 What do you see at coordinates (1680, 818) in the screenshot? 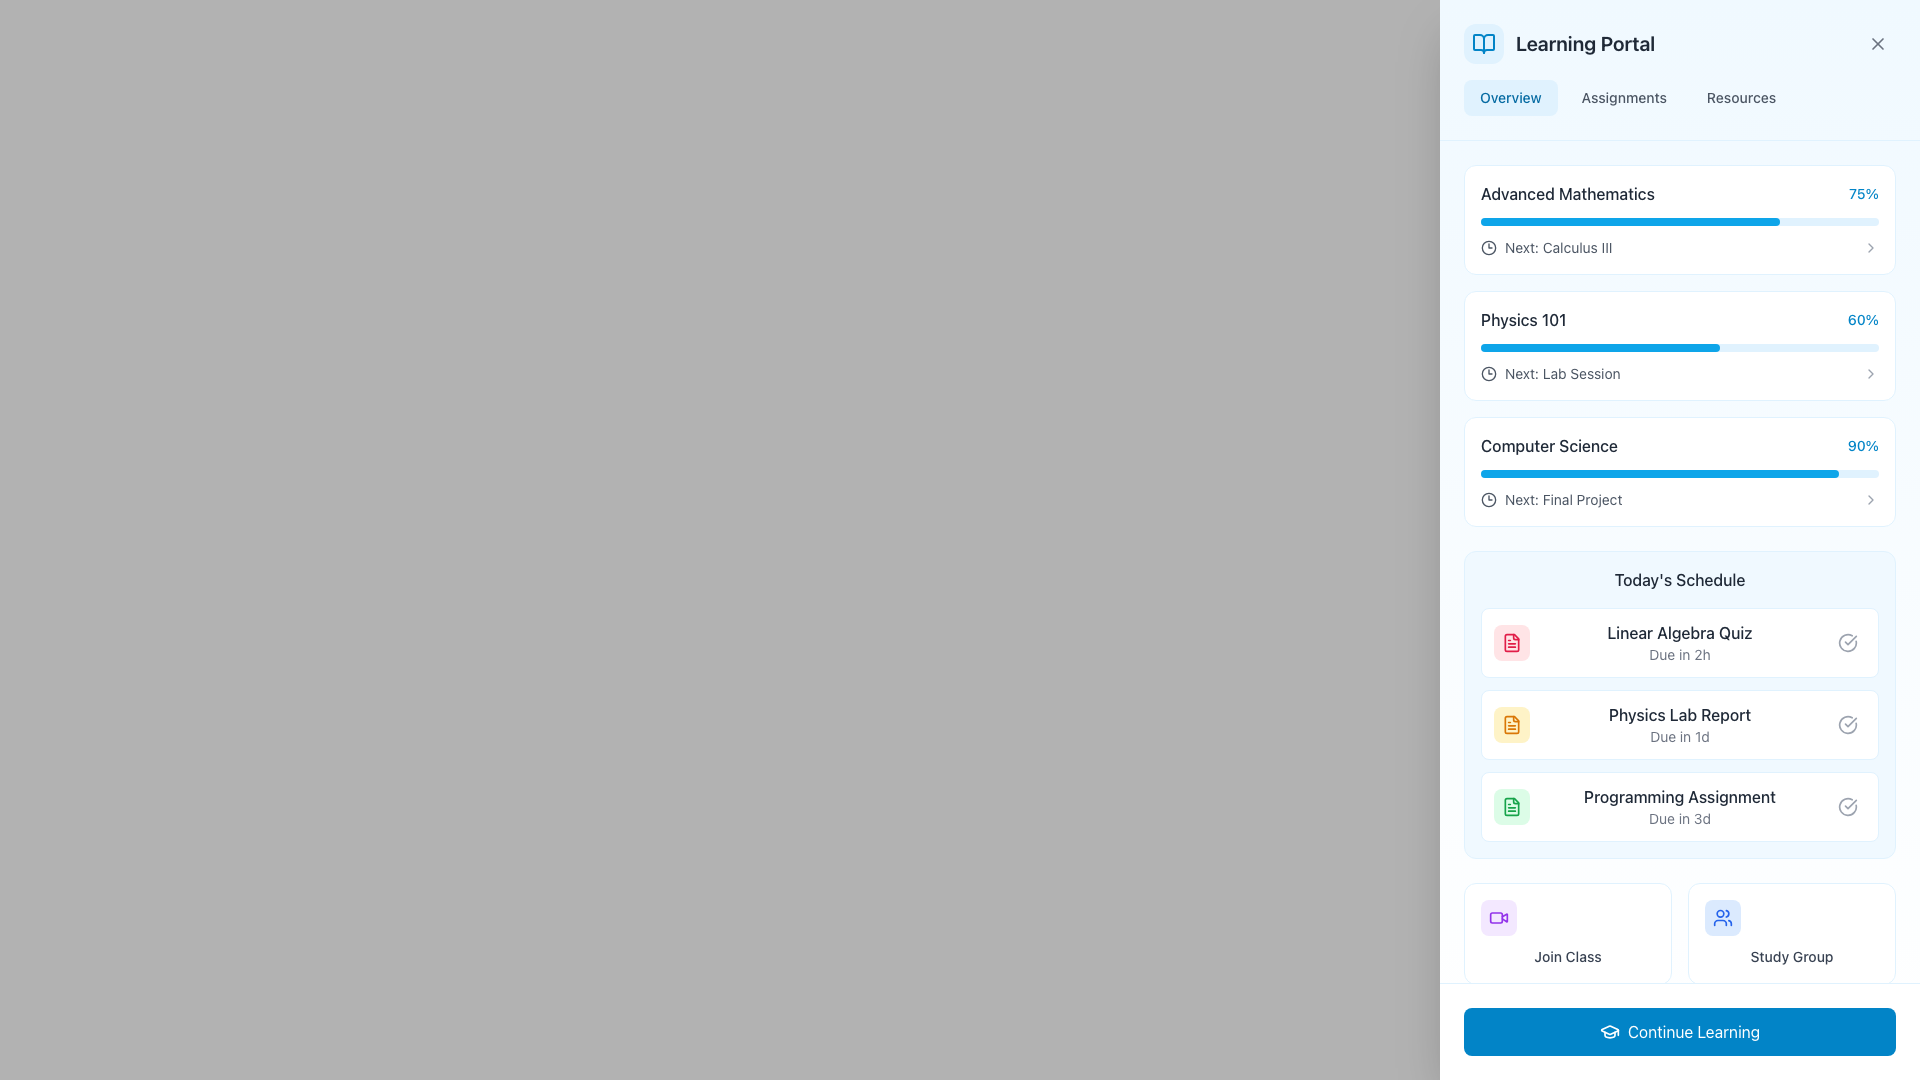
I see `the informational text label that displays the remaining time for the 'Programming Assignment', located below its title in the 'Today's Schedule' section` at bounding box center [1680, 818].